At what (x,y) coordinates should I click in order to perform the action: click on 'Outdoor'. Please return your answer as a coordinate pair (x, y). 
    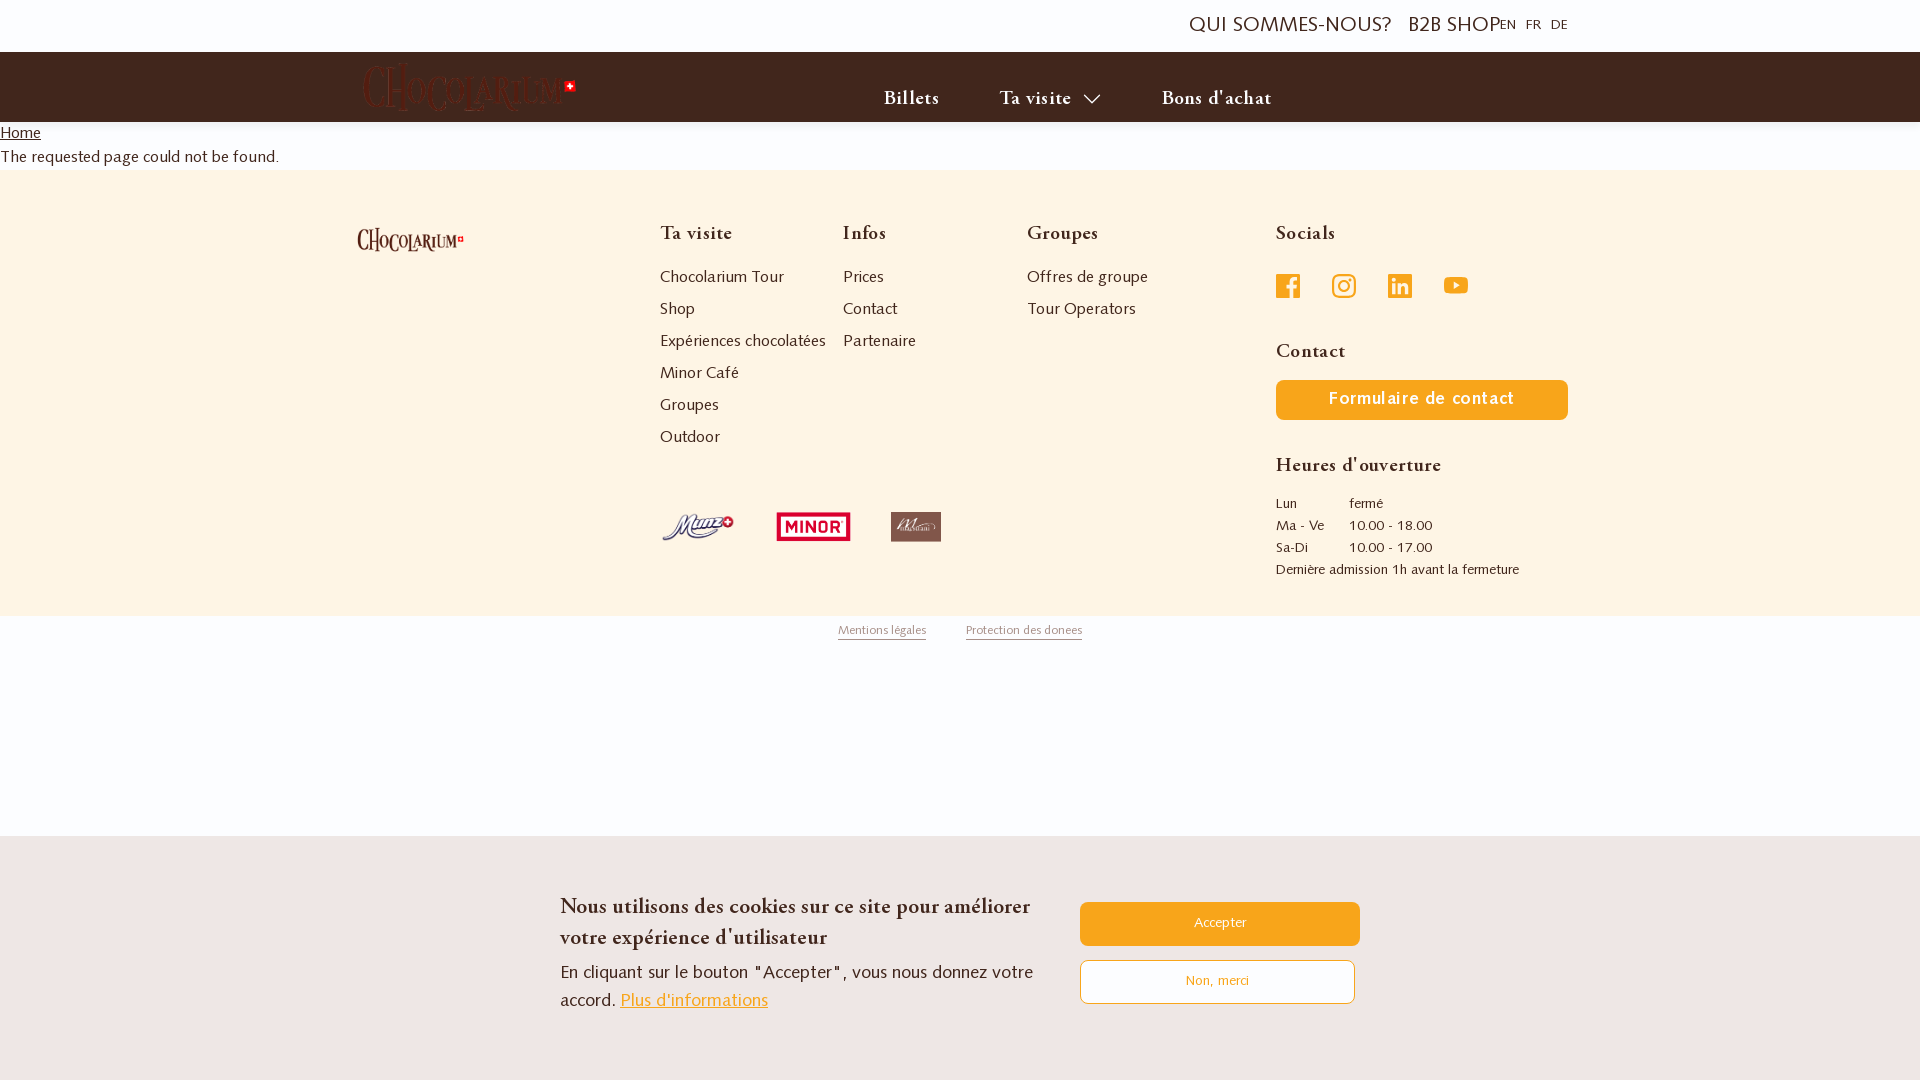
    Looking at the image, I should click on (690, 437).